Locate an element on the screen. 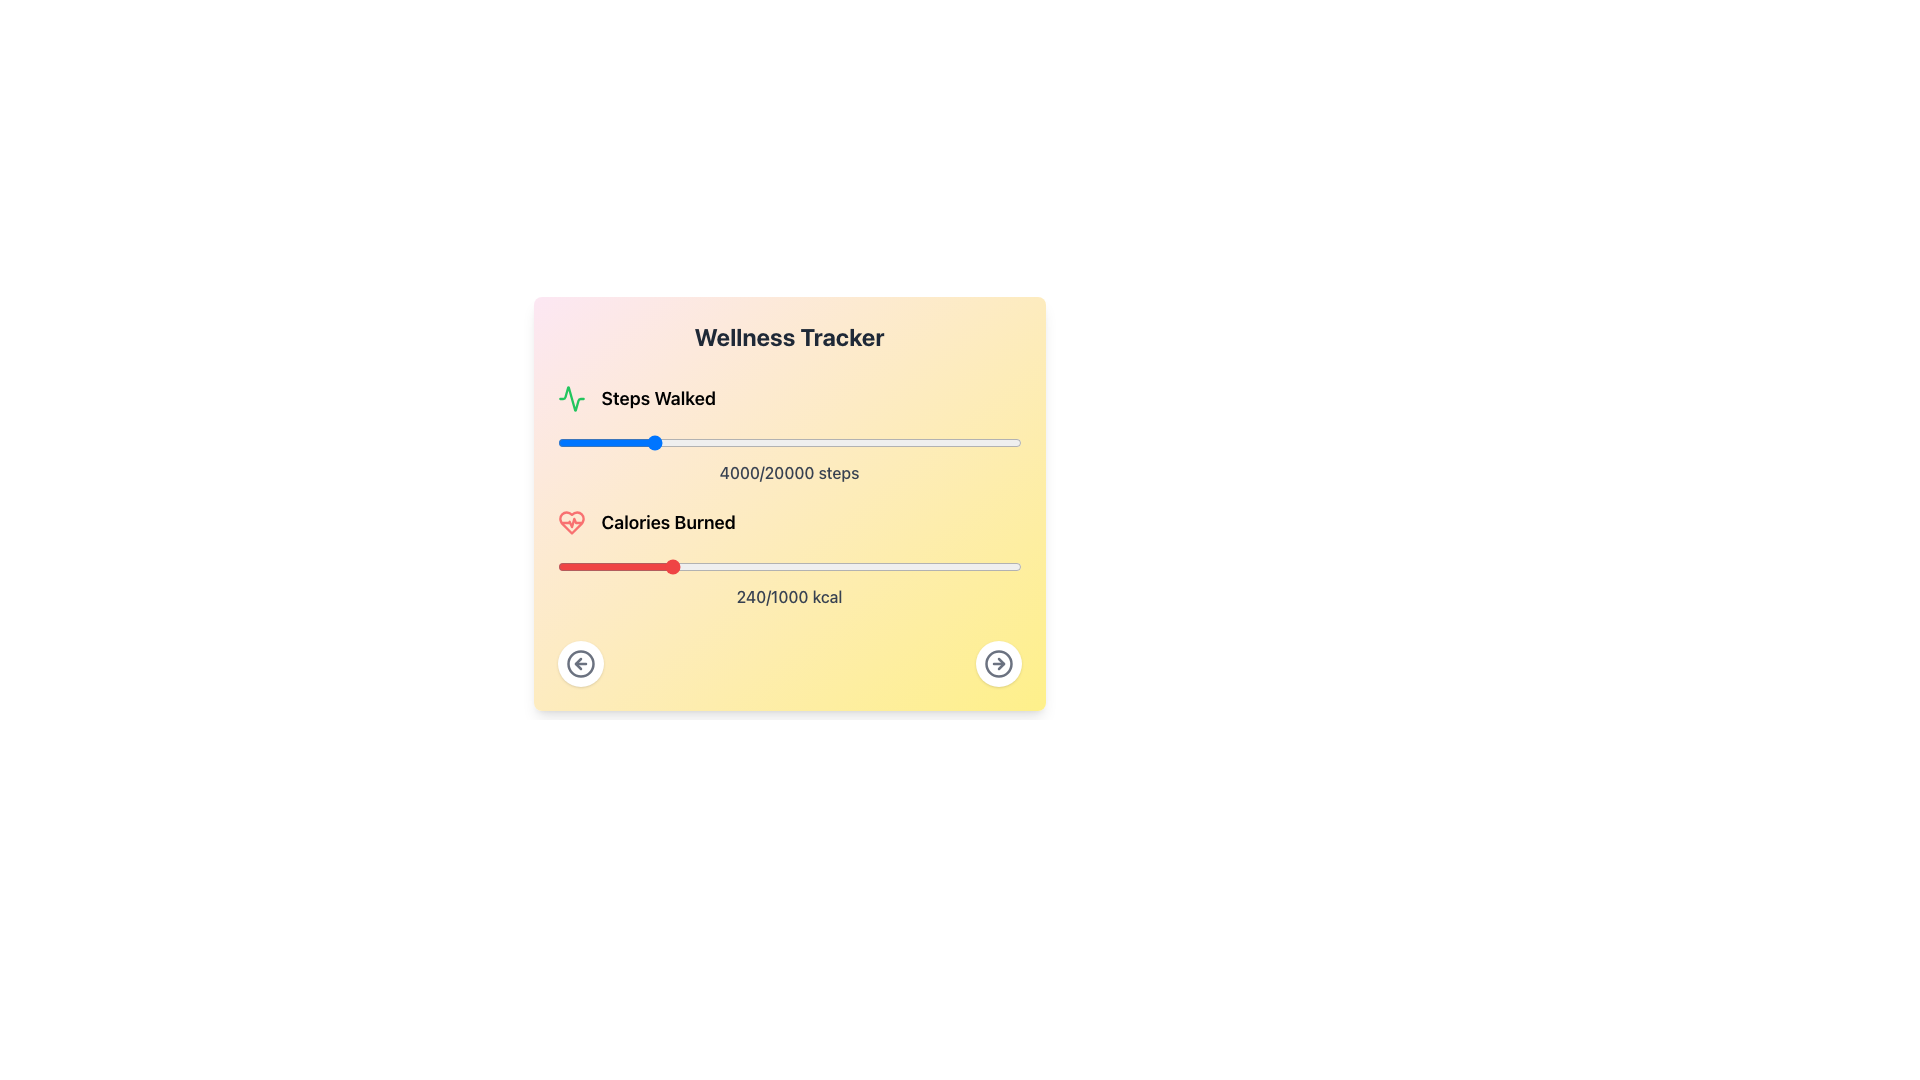 This screenshot has height=1080, width=1920. the SVG Circle element located in the bottom-right corner of the main UI card, which is part of a circular arrow icon and serves as a decorative component or interaction indicator is located at coordinates (998, 663).